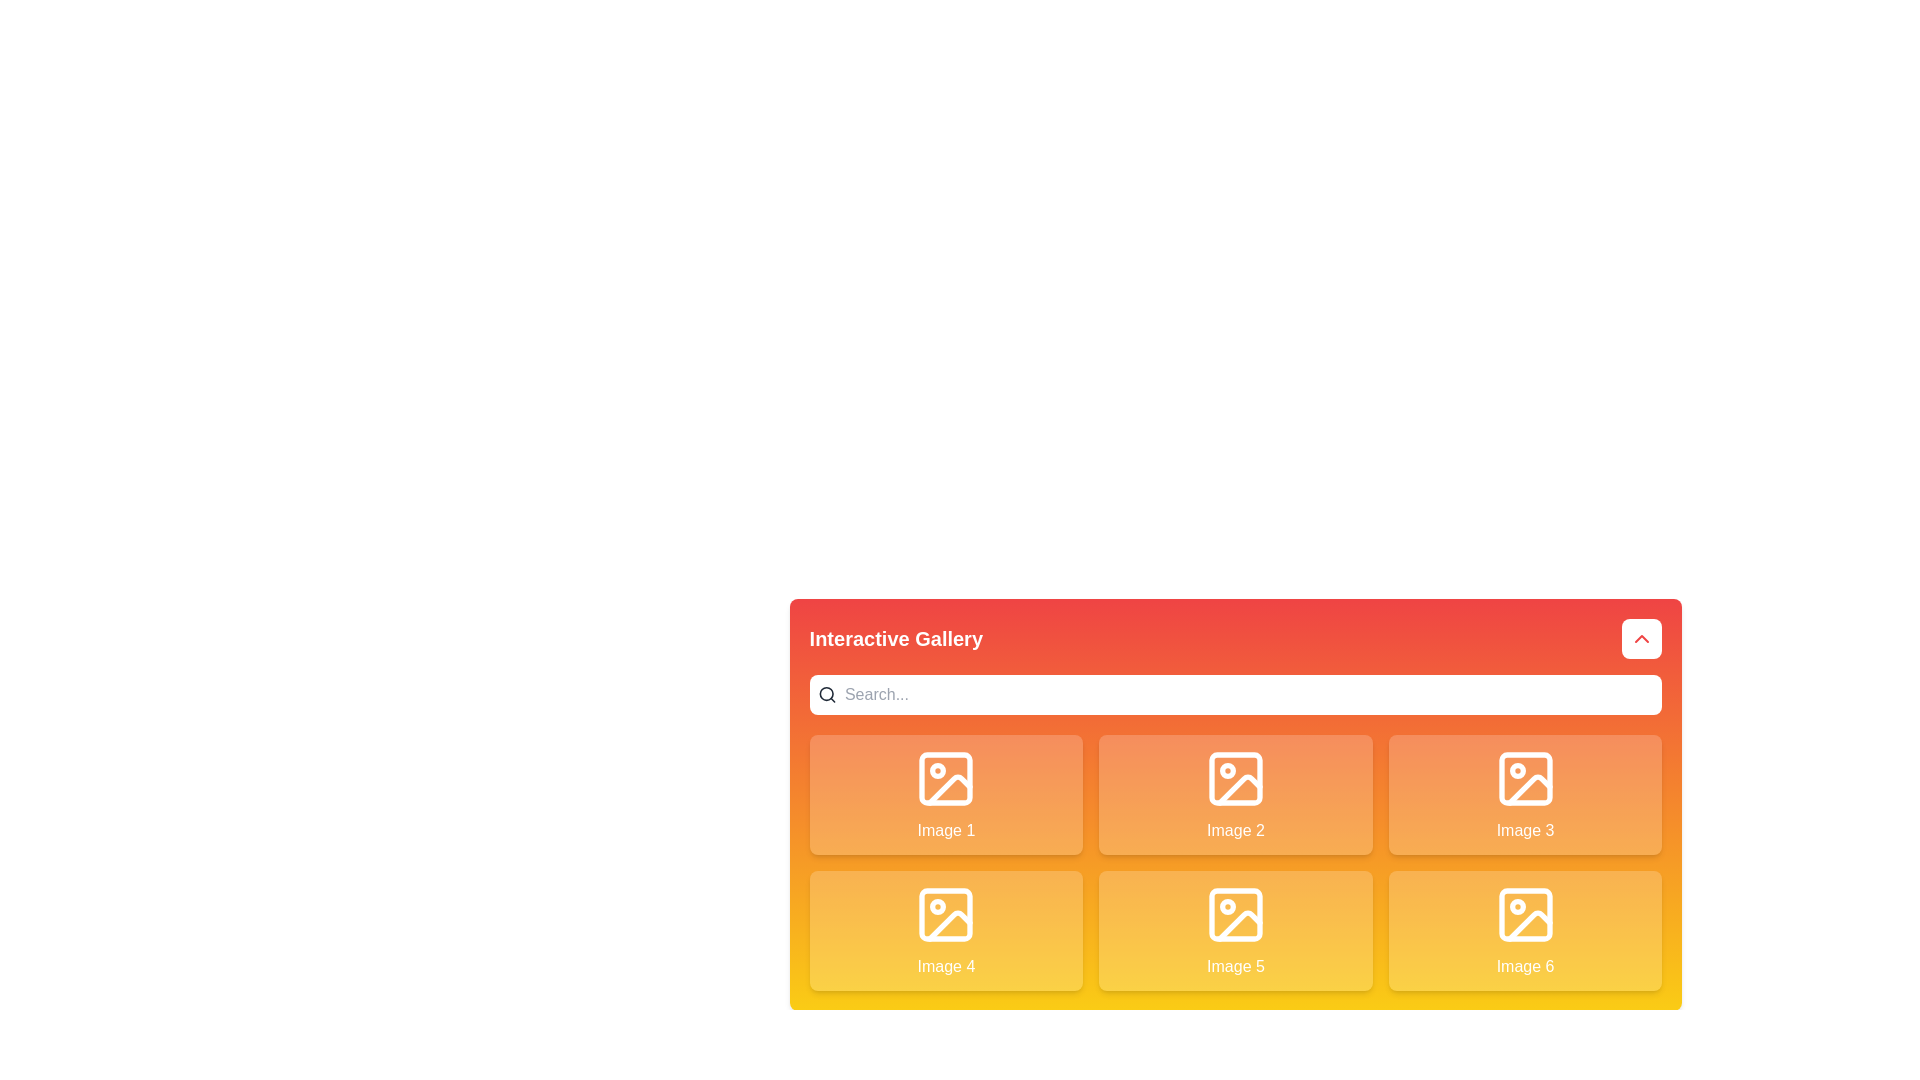 This screenshot has width=1920, height=1080. I want to click on the image placeholder icon located in the second slot of the gallery grid under 'Image 2', so click(1234, 778).